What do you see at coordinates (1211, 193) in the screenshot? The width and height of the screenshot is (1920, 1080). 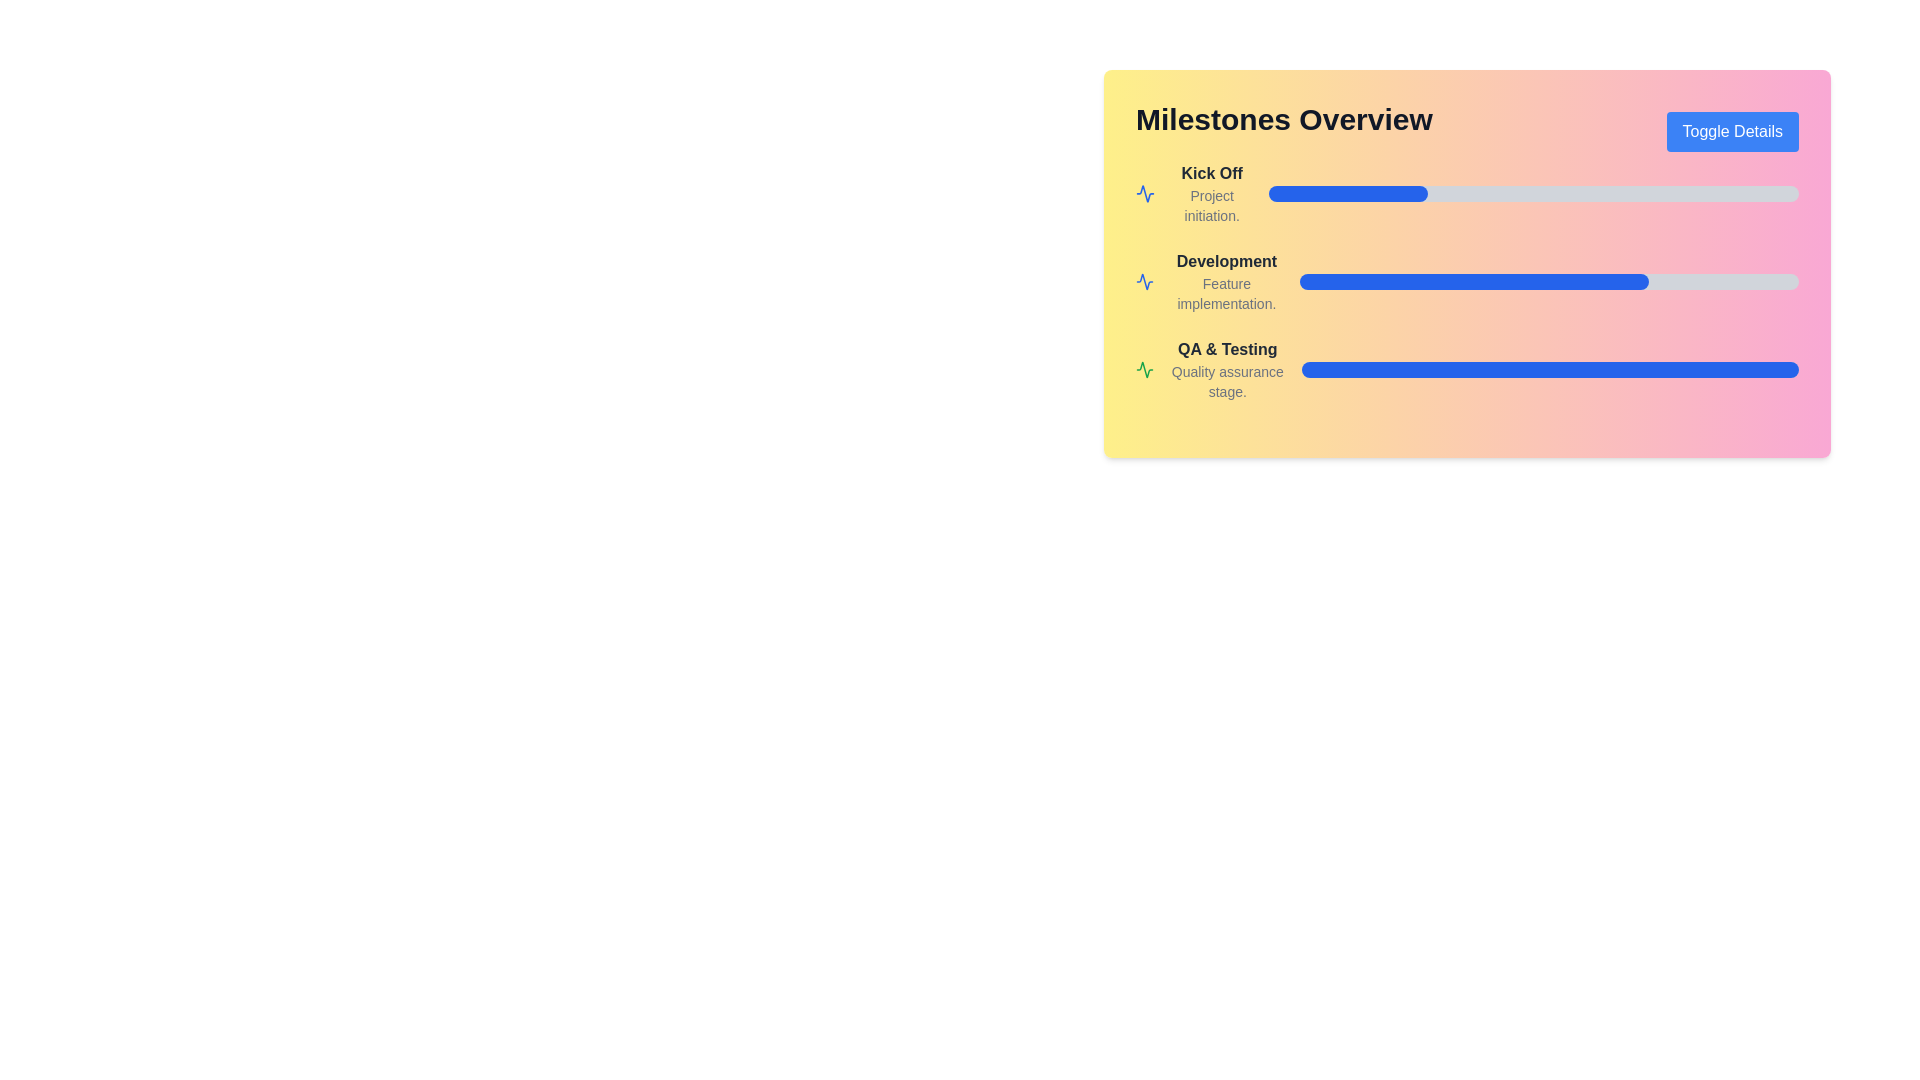 I see `the text block that displays 'Kick Off' and 'Project initiation.' in the Milestones Overview section` at bounding box center [1211, 193].